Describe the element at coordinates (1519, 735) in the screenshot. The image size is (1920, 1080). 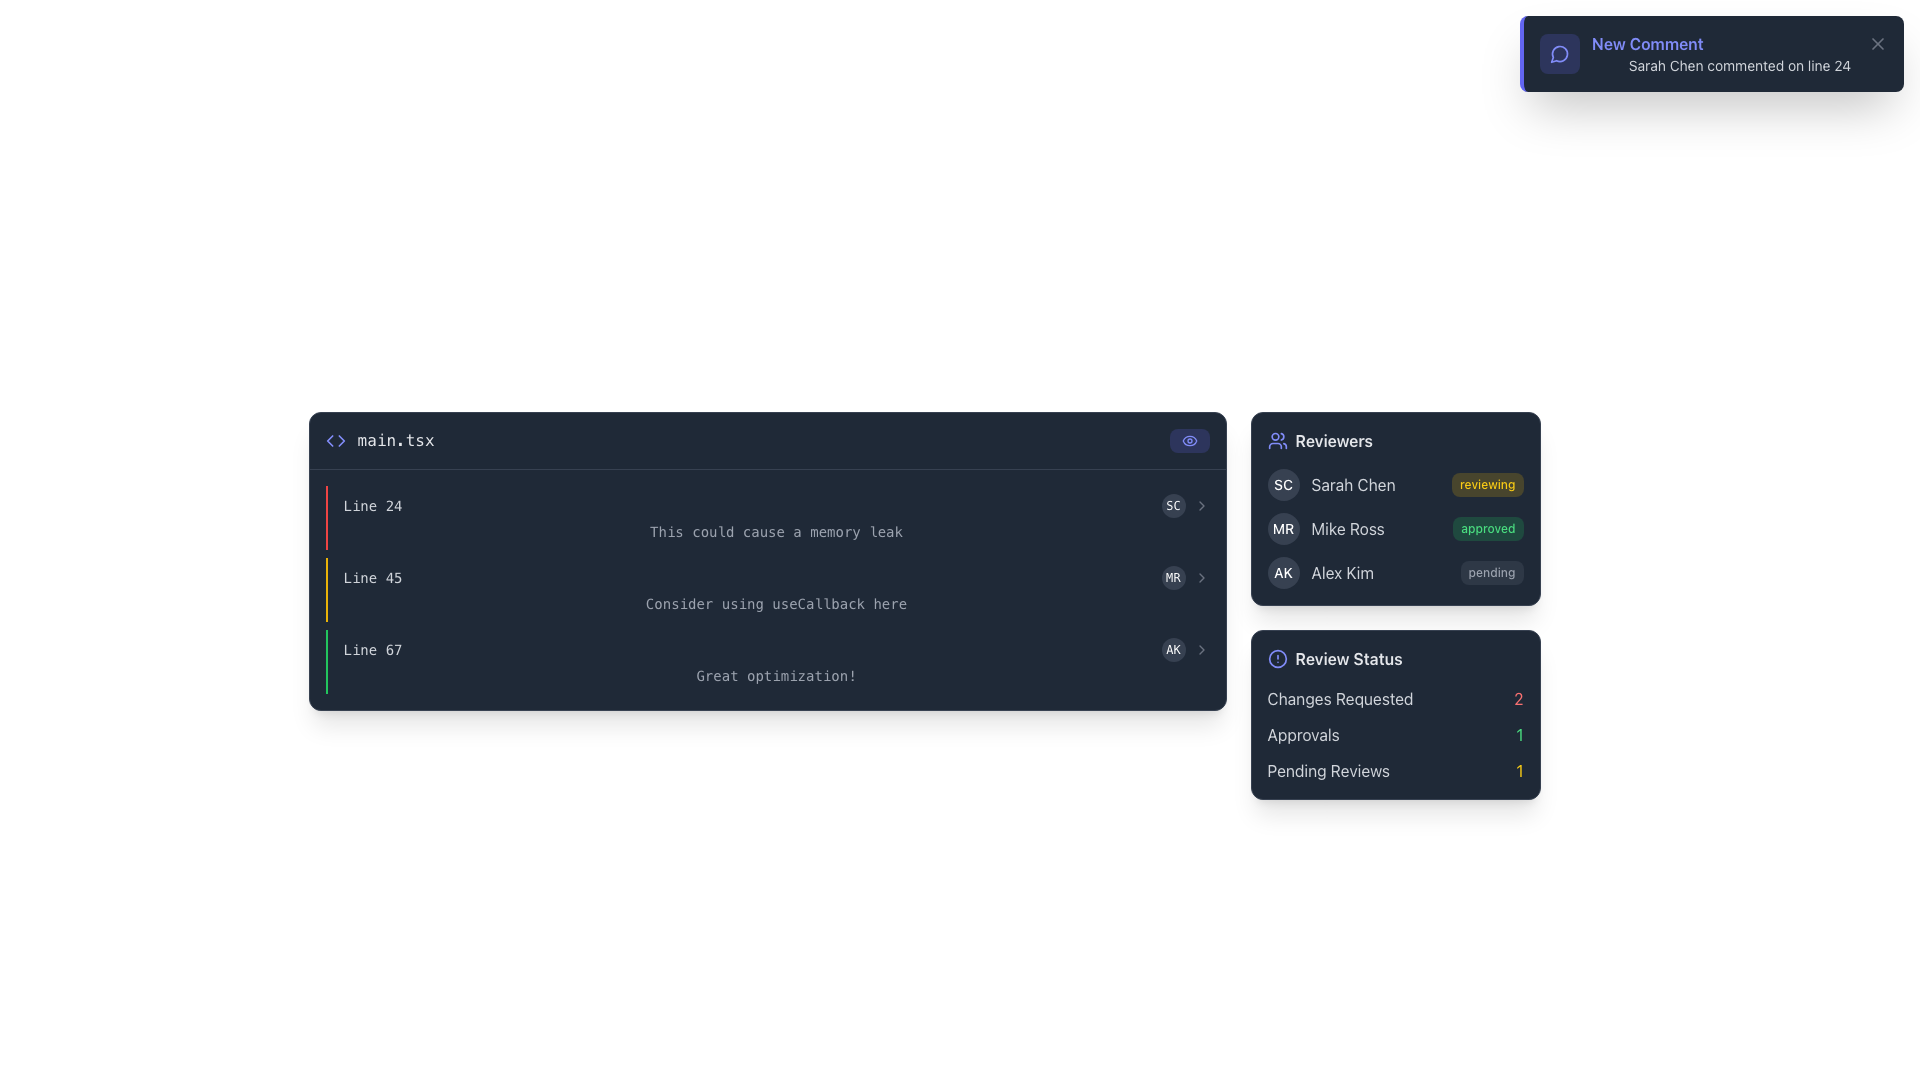
I see `the small green text displaying the number '1' located to the right of the 'Approvals' label in the 'Review Status' section` at that location.